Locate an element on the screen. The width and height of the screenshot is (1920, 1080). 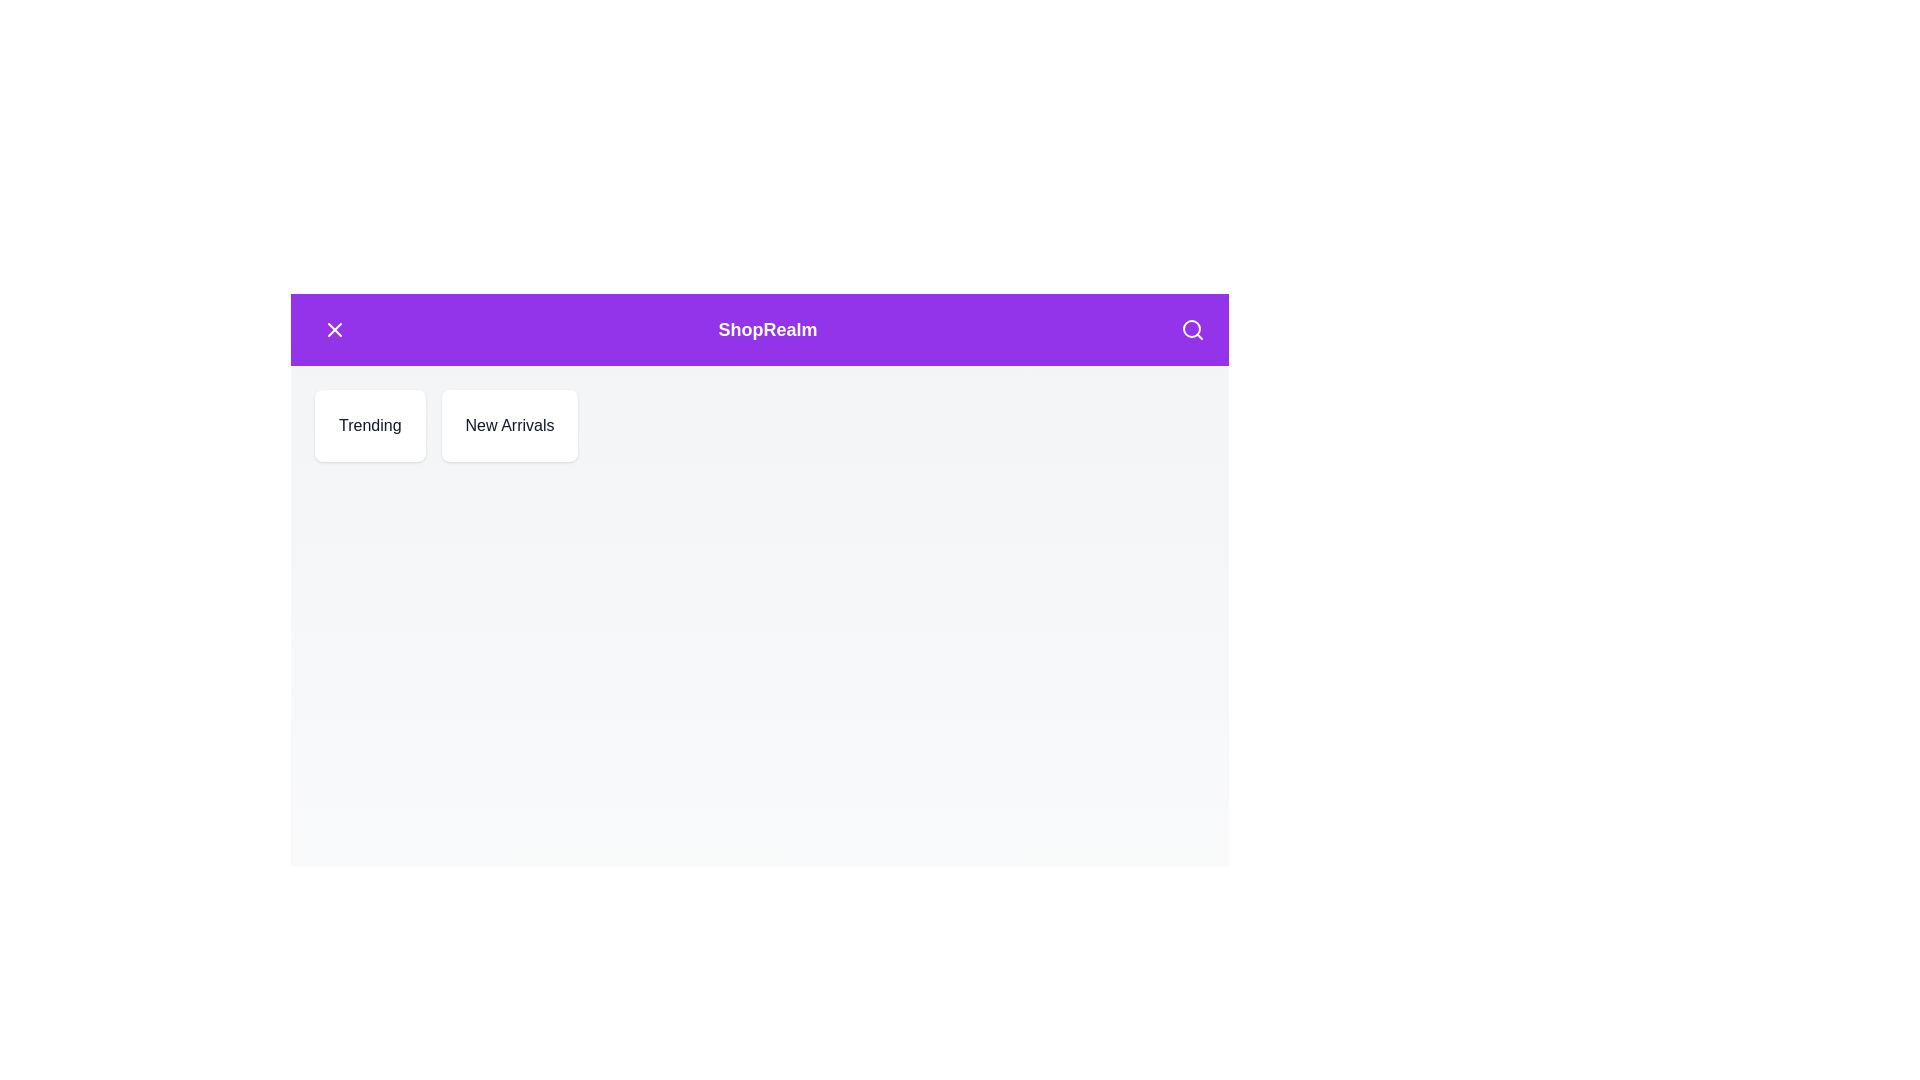
the header text 'ShopRealm' to read its content is located at coordinates (767, 329).